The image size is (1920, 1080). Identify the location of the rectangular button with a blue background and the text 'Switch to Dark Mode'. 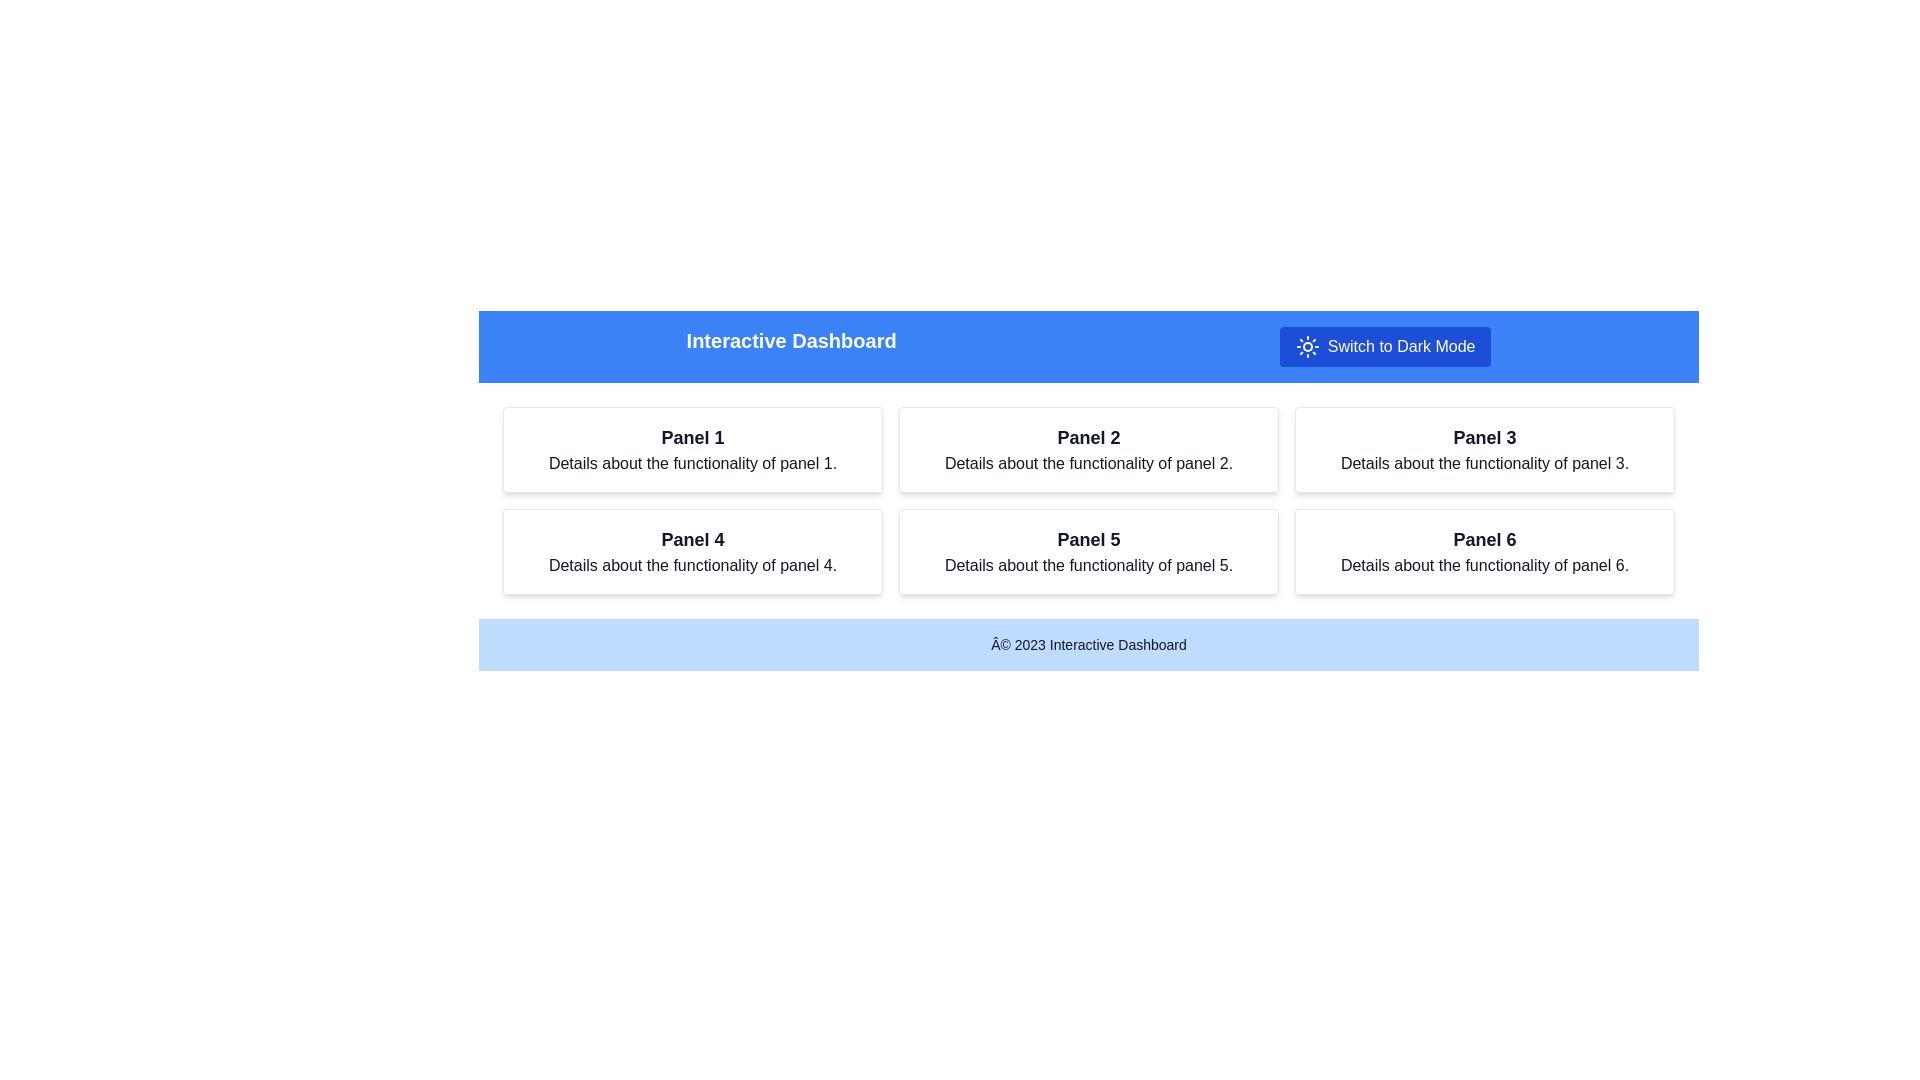
(1384, 346).